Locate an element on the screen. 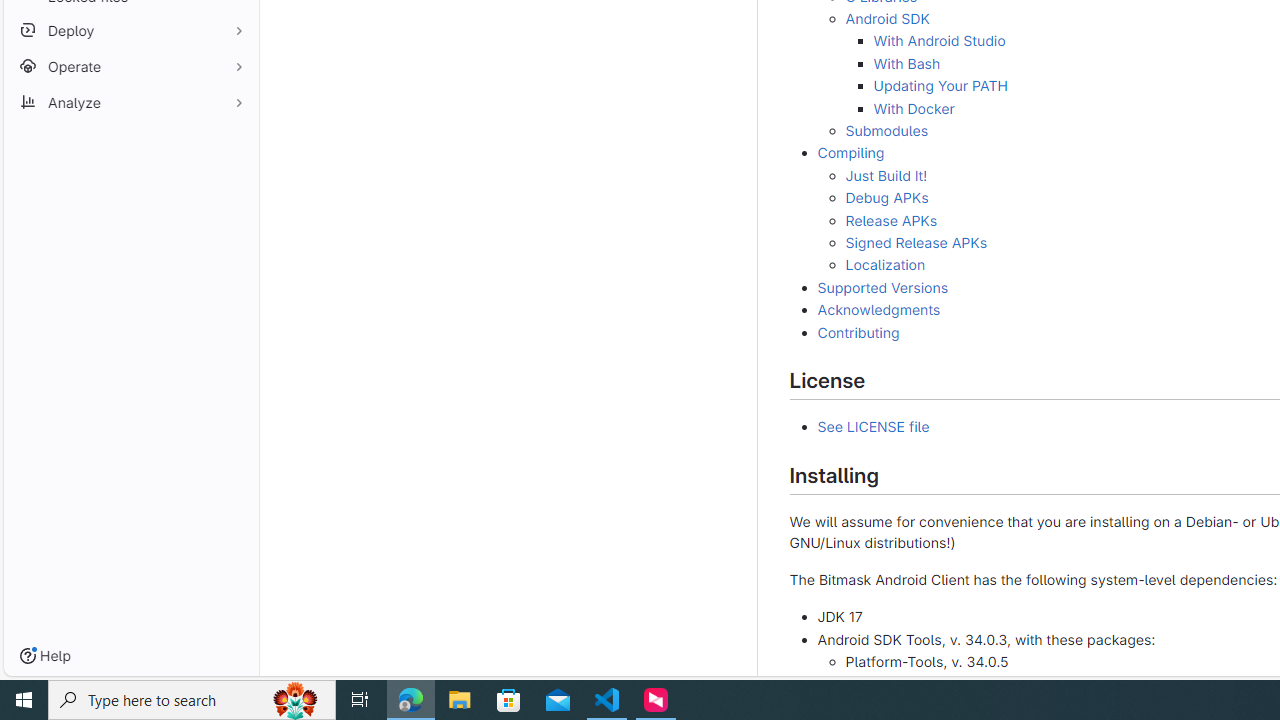  'With Bash' is located at coordinates (905, 61).